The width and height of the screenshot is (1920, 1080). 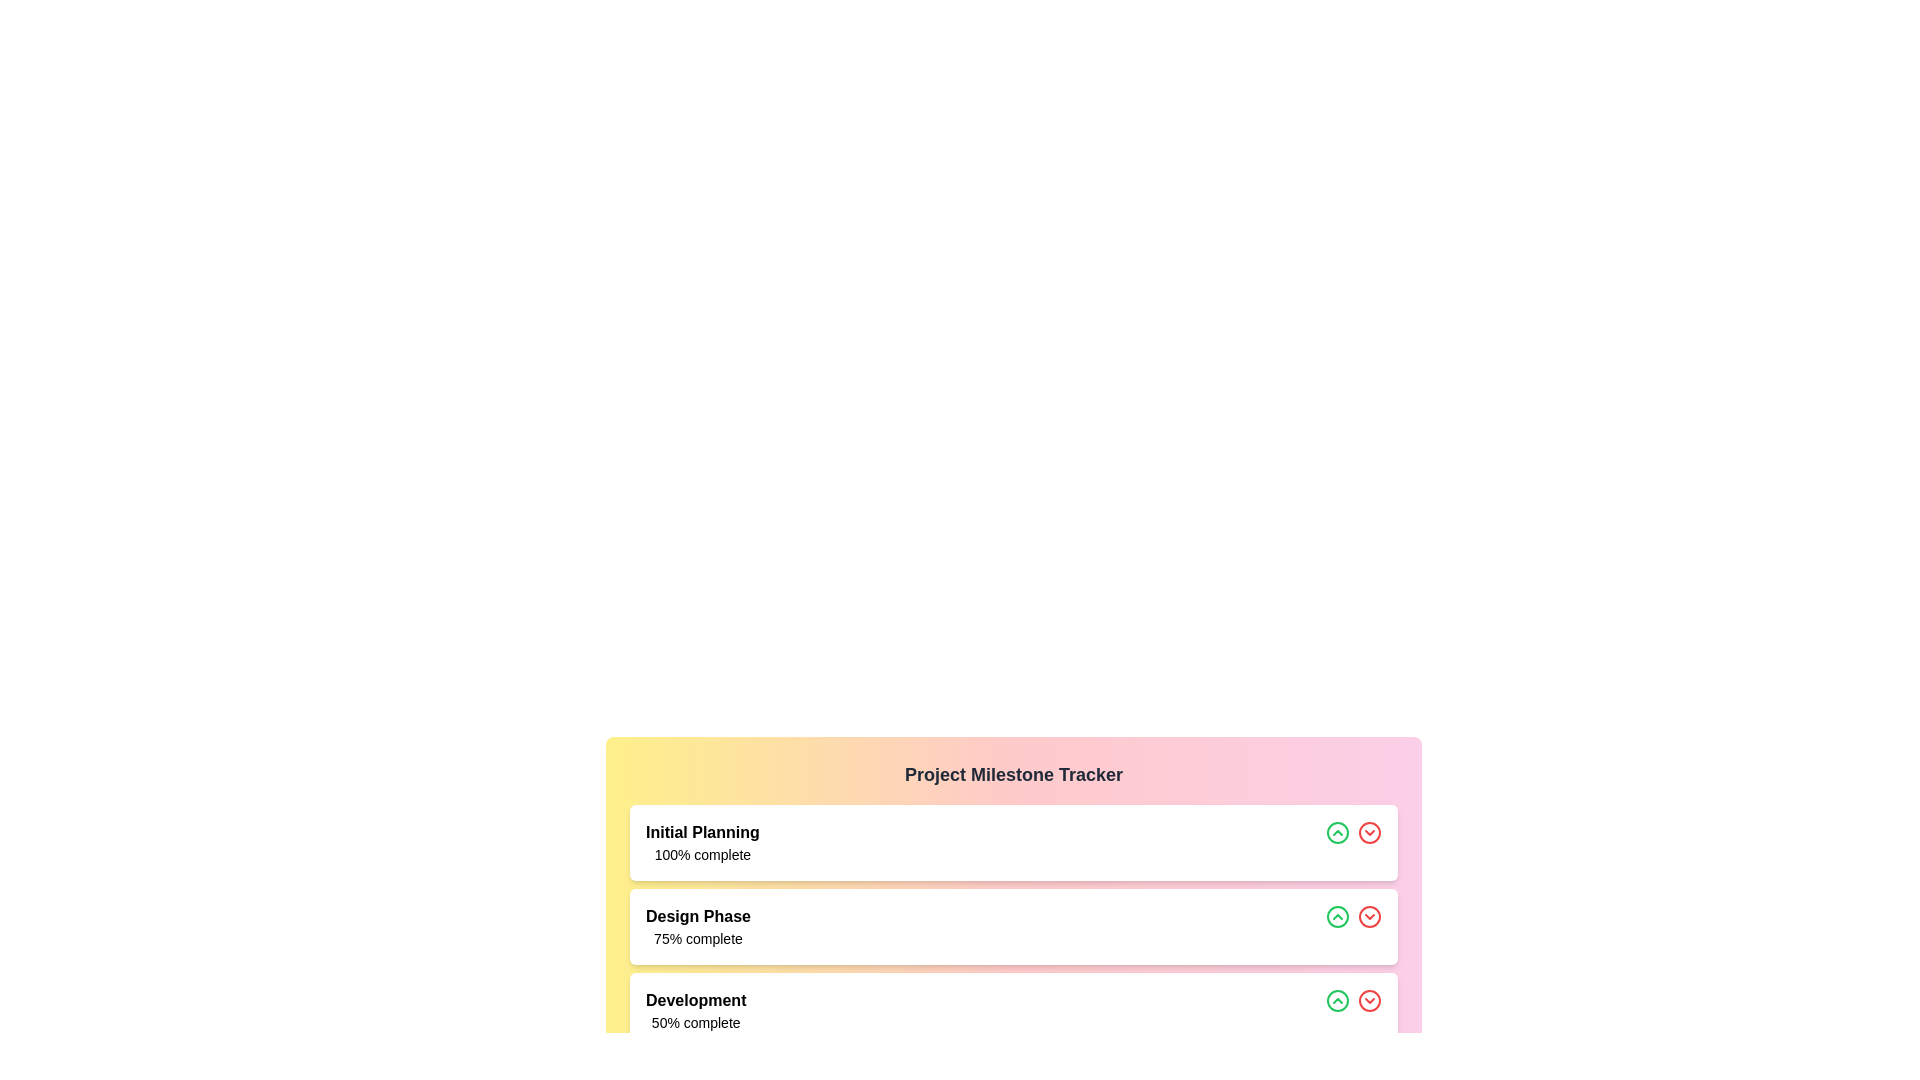 I want to click on the circular SVG graphic with a red border that forms part of the dropdown toggle button in the top right corner of the 'Project Milestone Tracker', so click(x=1368, y=833).